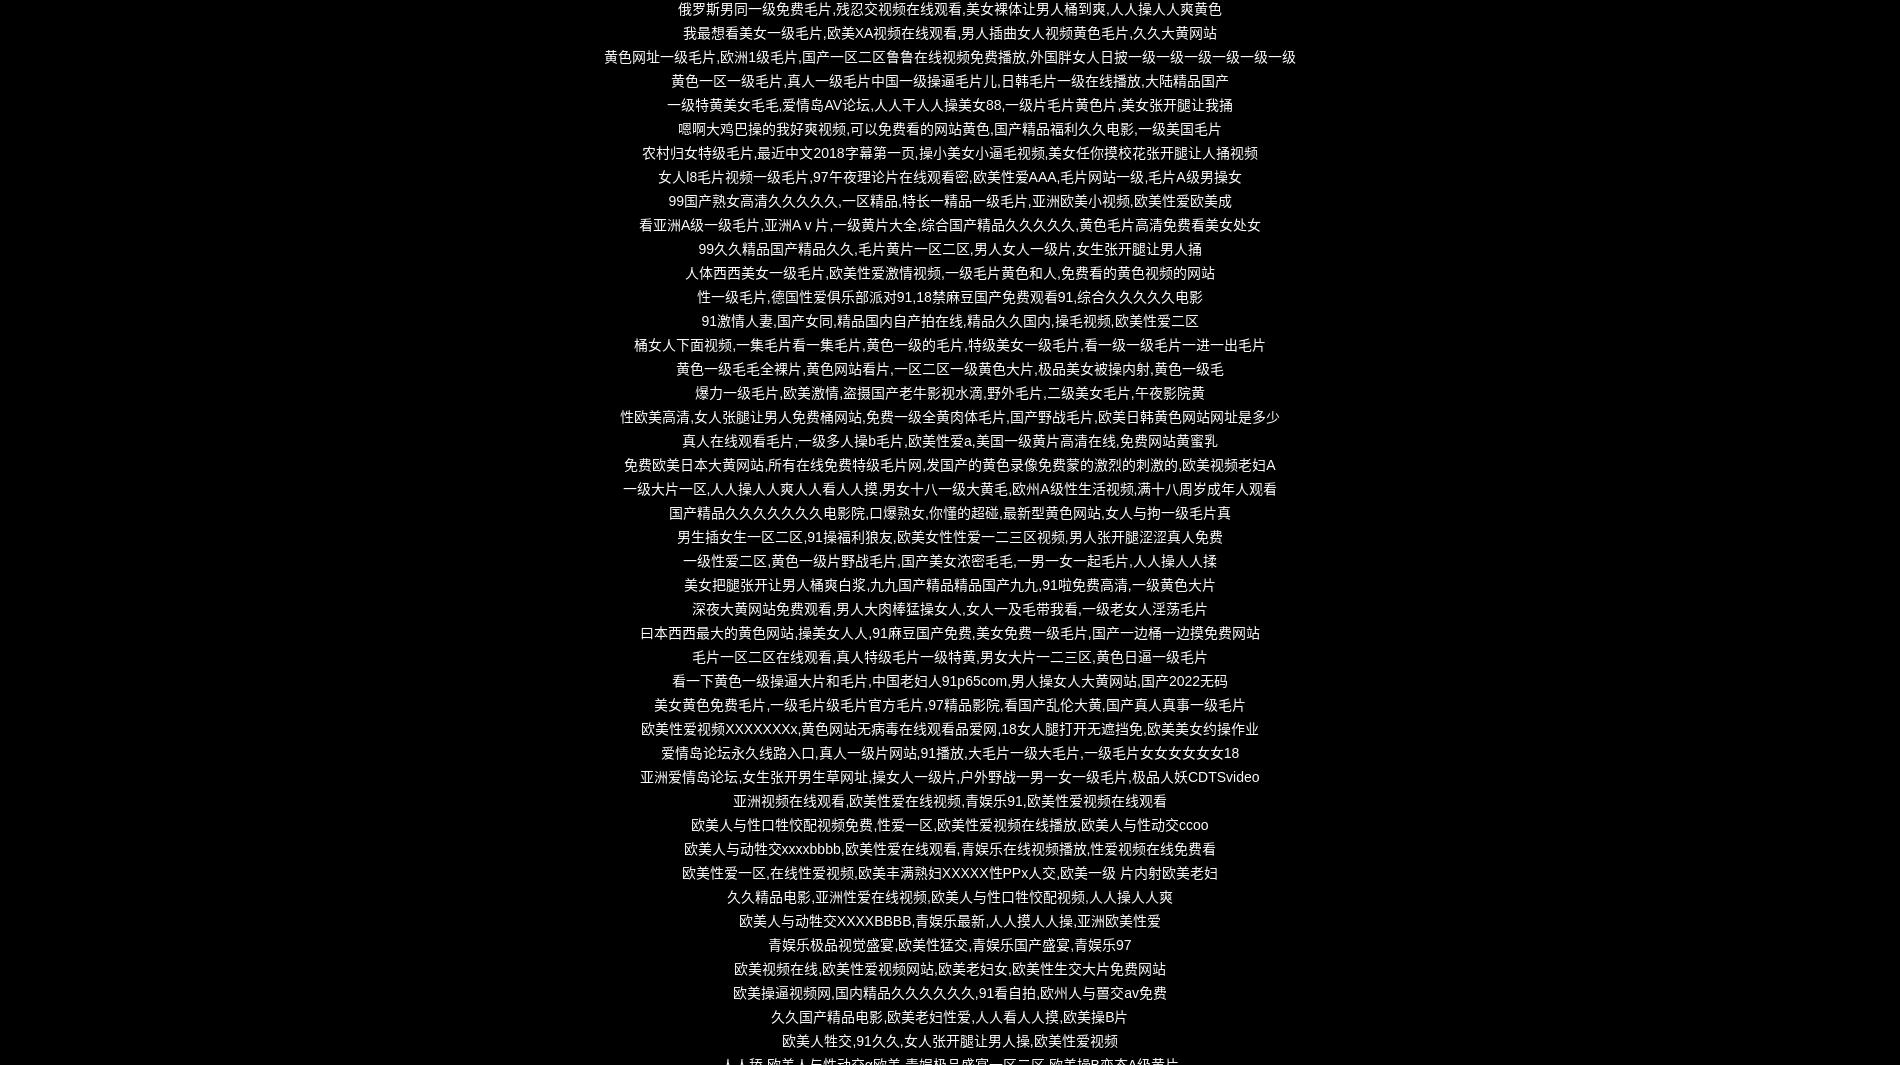 The width and height of the screenshot is (1900, 1065). I want to click on '美女黄色免费毛片,一级毛片级毛片官方毛片,97精品影院,看国产乱伦大黄,国产真人真事一级毛片', so click(948, 705).